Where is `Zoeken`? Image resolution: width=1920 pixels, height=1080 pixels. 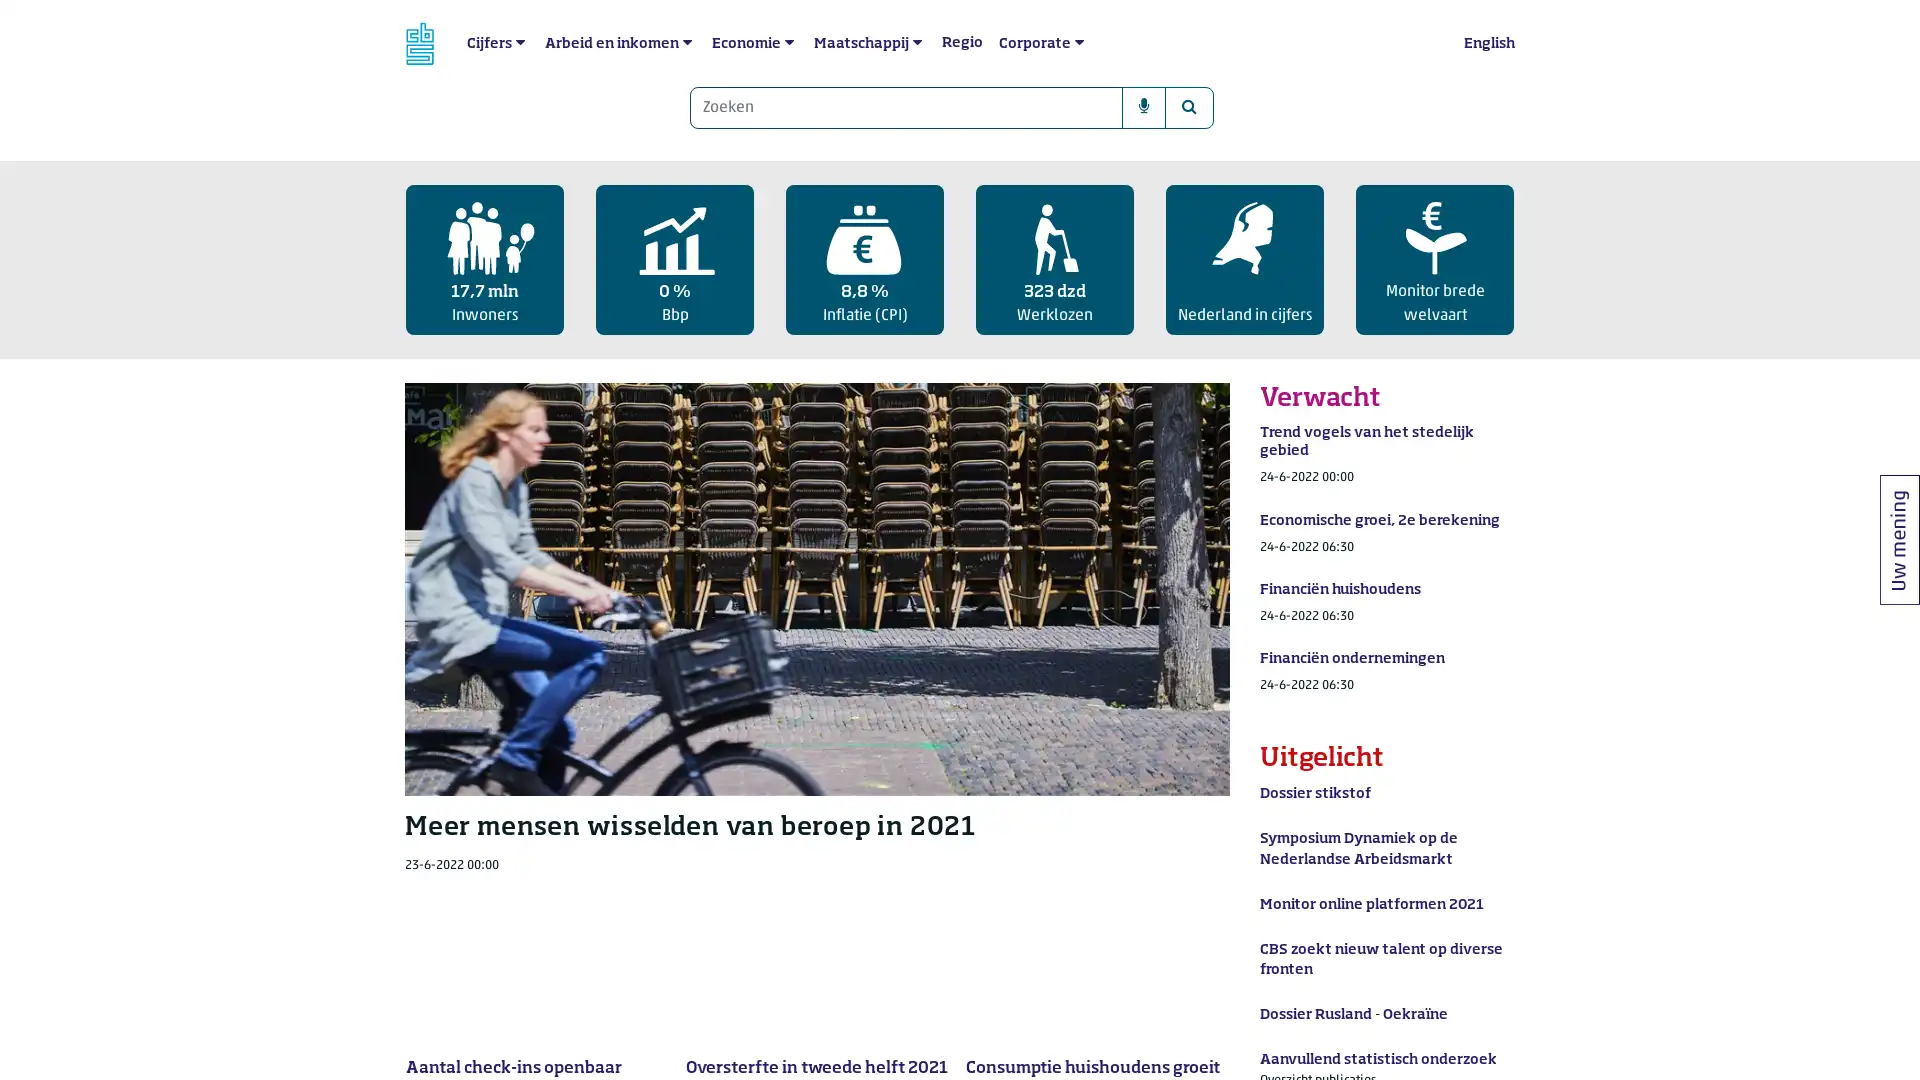 Zoeken is located at coordinates (1189, 108).